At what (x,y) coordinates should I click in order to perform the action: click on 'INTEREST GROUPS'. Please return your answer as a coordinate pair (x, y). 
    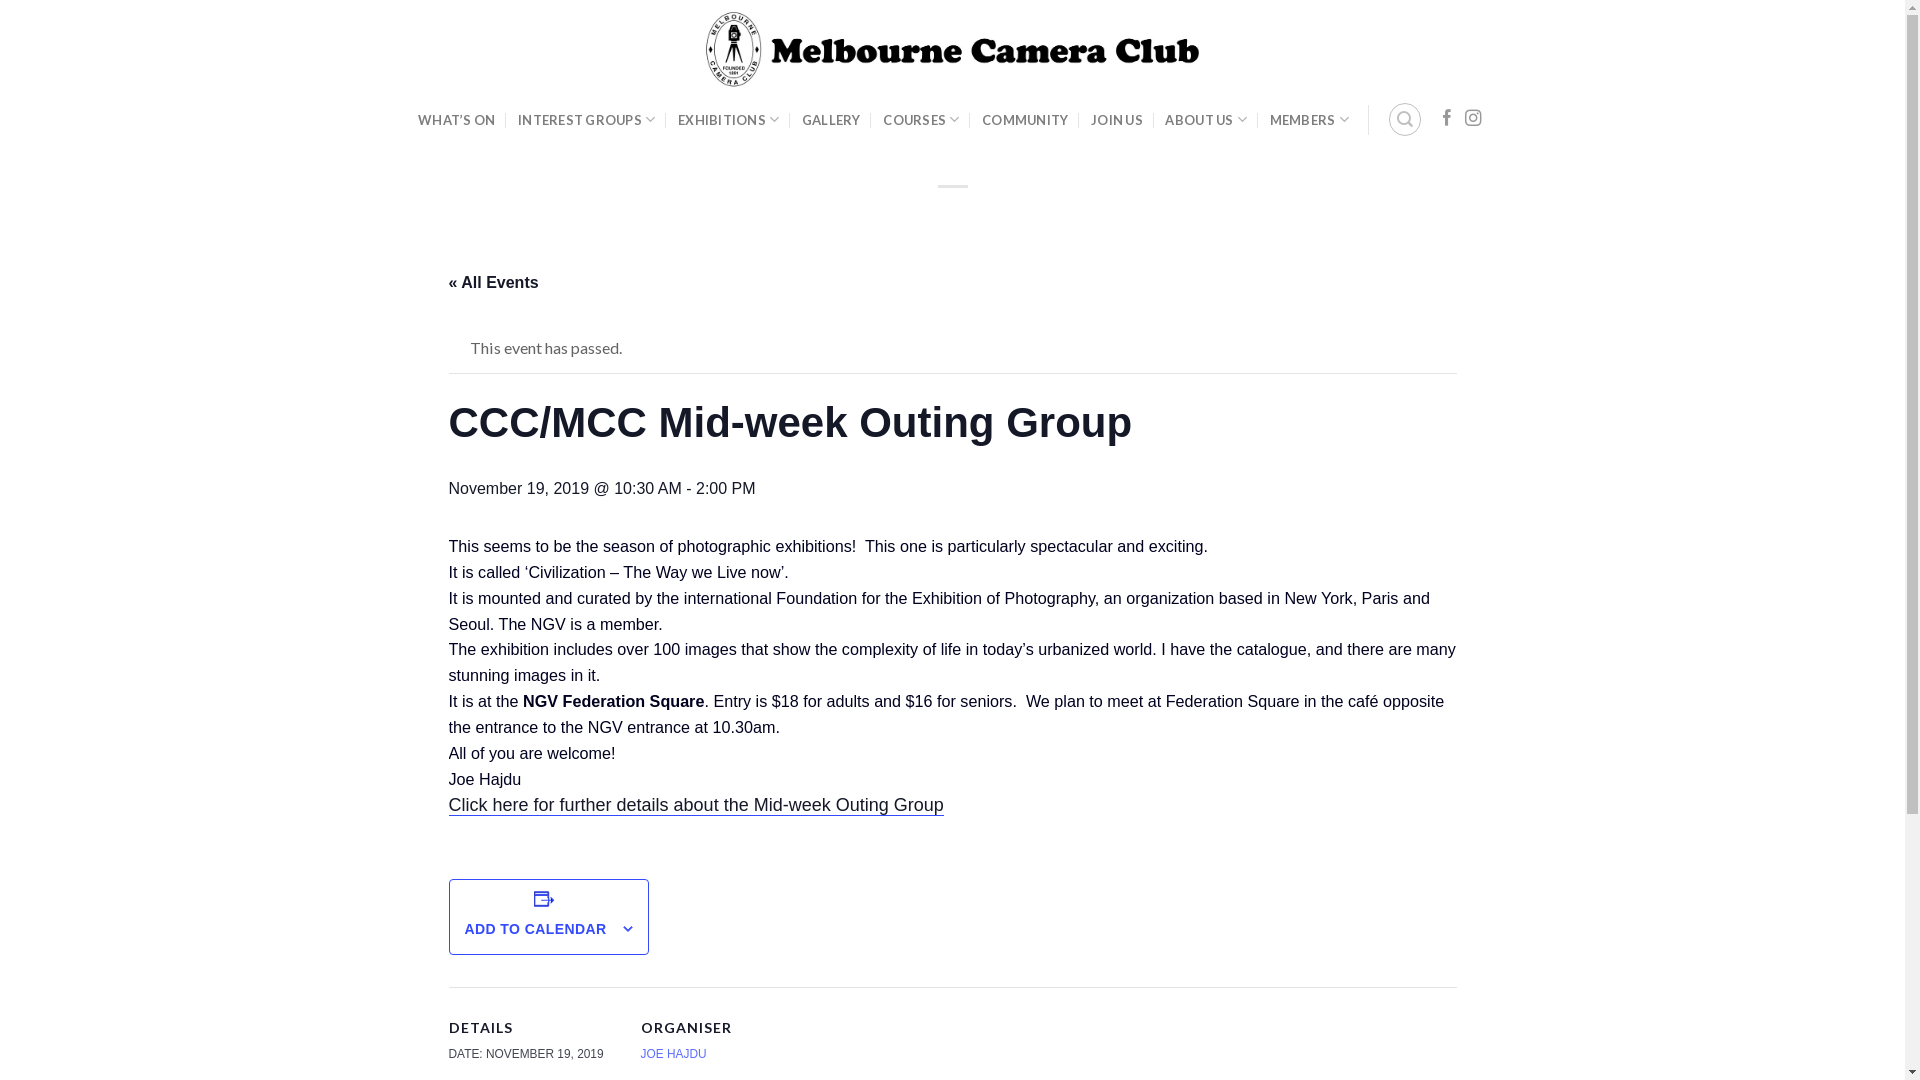
    Looking at the image, I should click on (585, 119).